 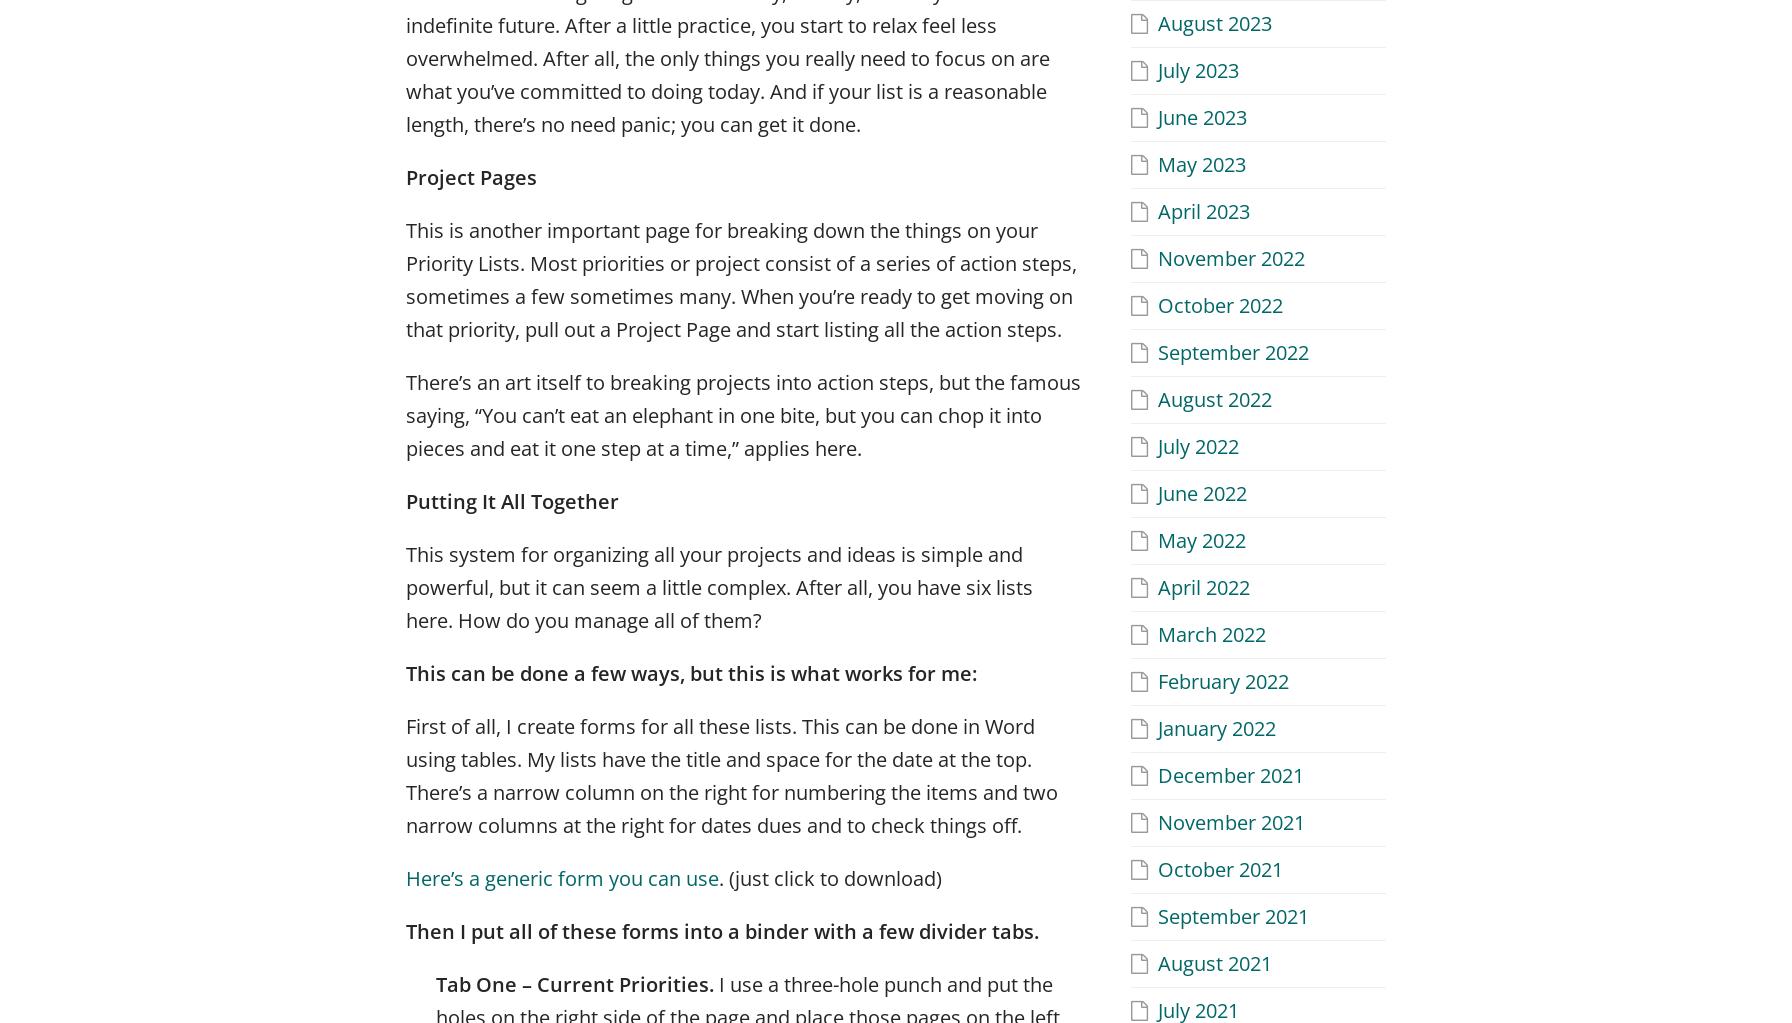 I want to click on '. (just click to download)', so click(x=830, y=877).